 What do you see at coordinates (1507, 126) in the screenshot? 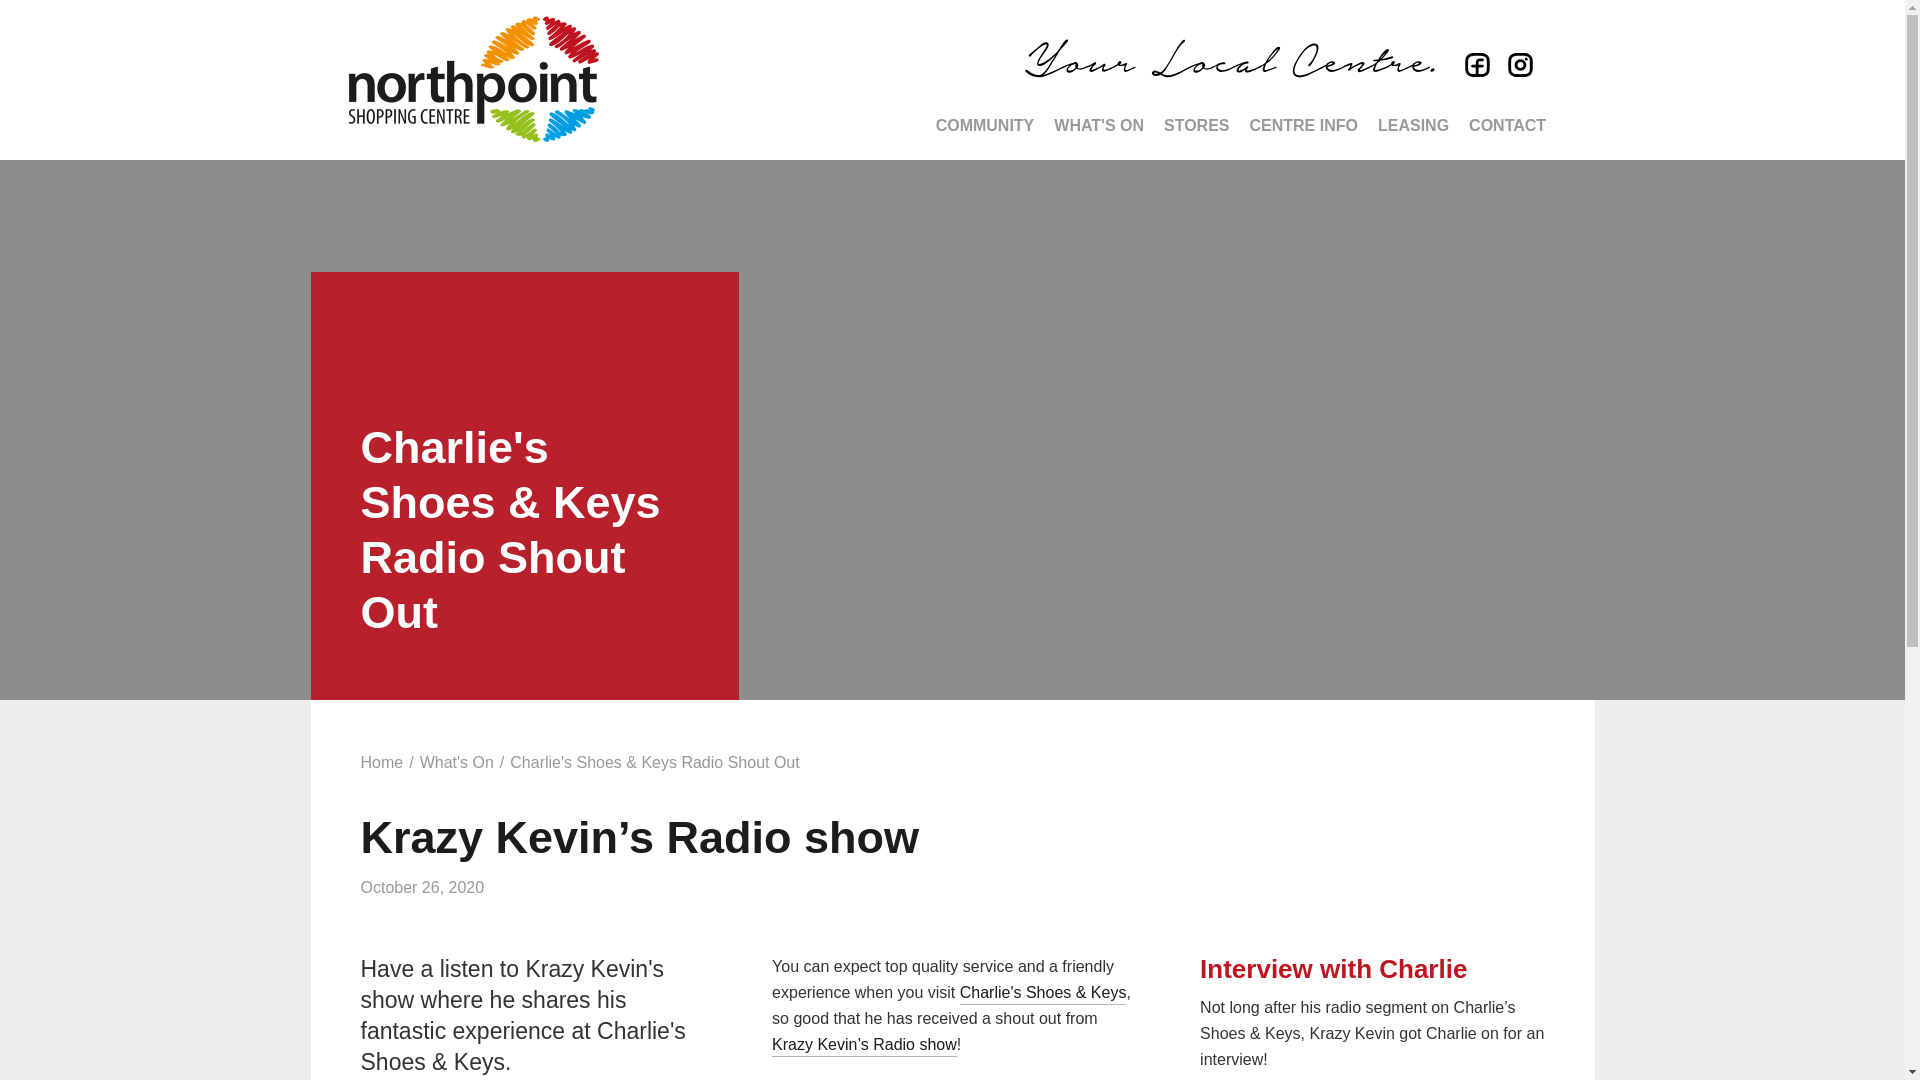
I see `'CONTACT'` at bounding box center [1507, 126].